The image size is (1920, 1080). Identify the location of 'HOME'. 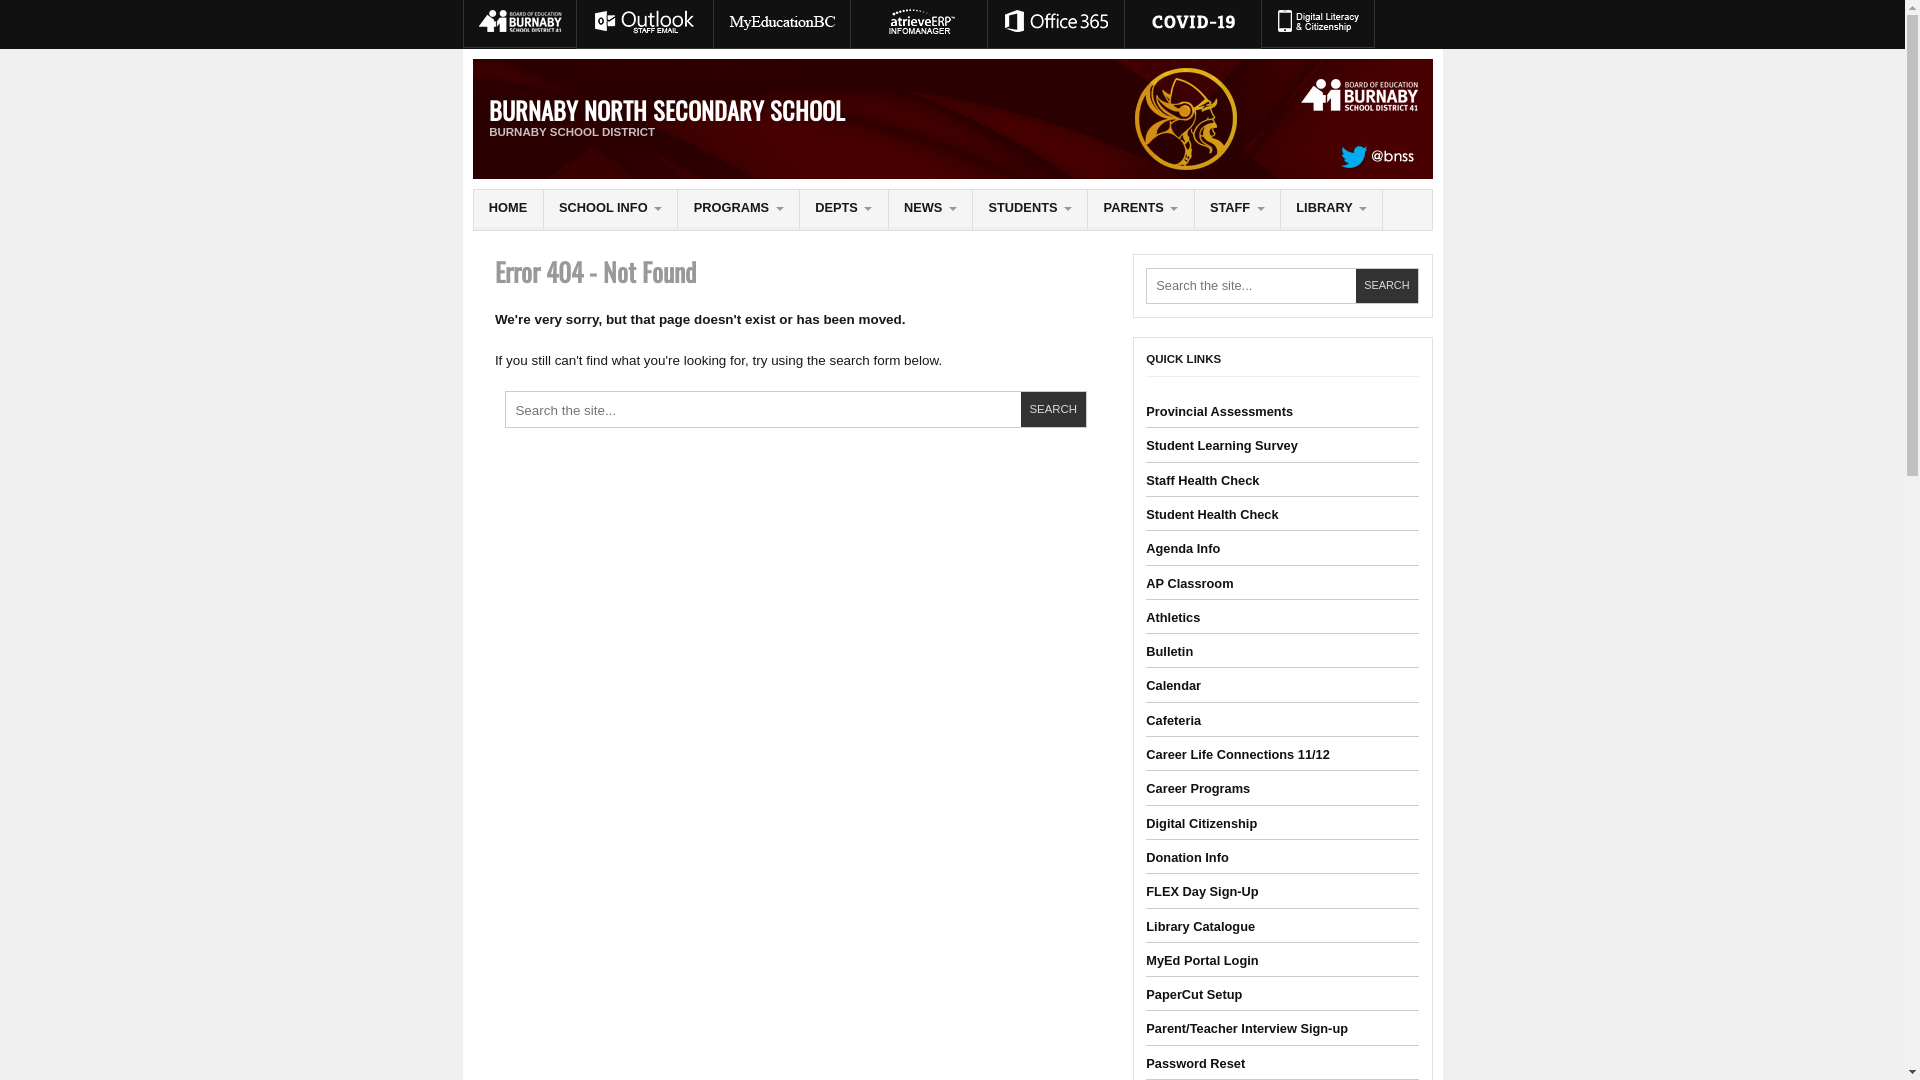
(508, 209).